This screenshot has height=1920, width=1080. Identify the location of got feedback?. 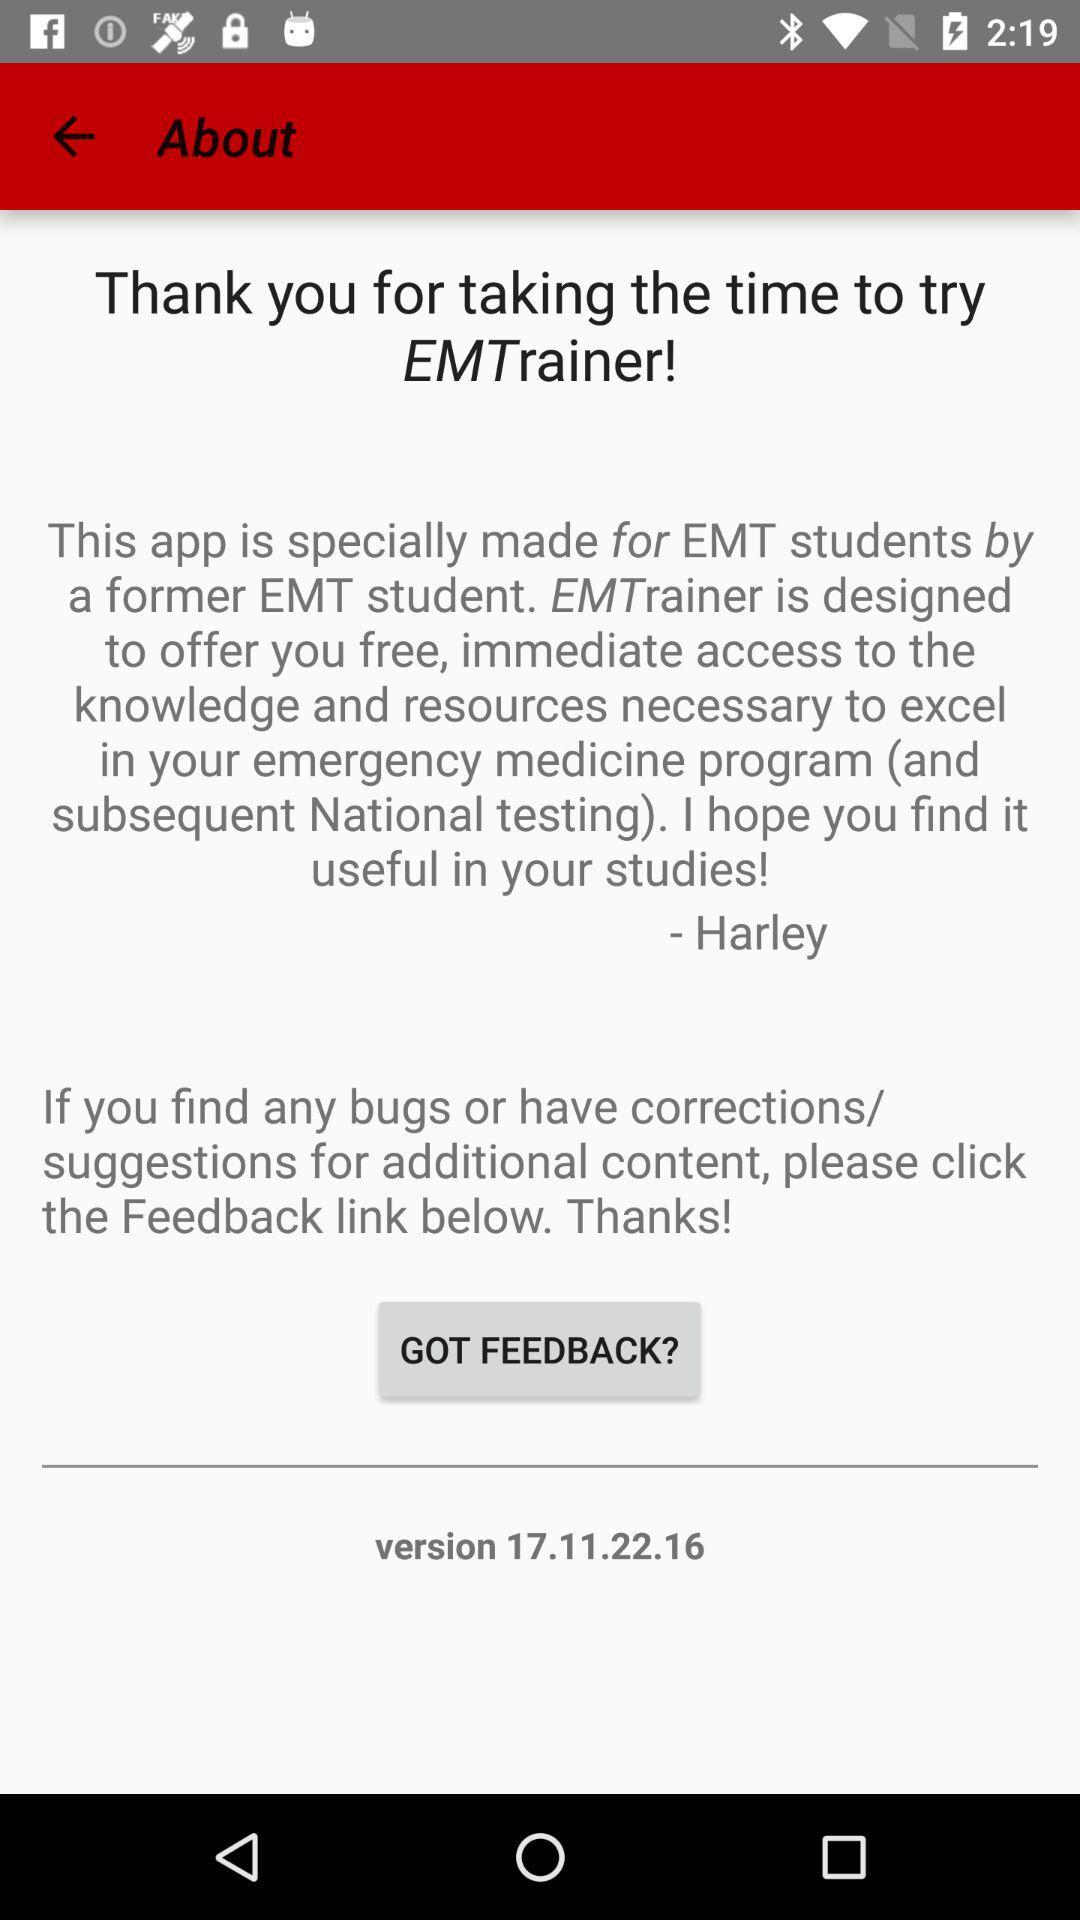
(538, 1349).